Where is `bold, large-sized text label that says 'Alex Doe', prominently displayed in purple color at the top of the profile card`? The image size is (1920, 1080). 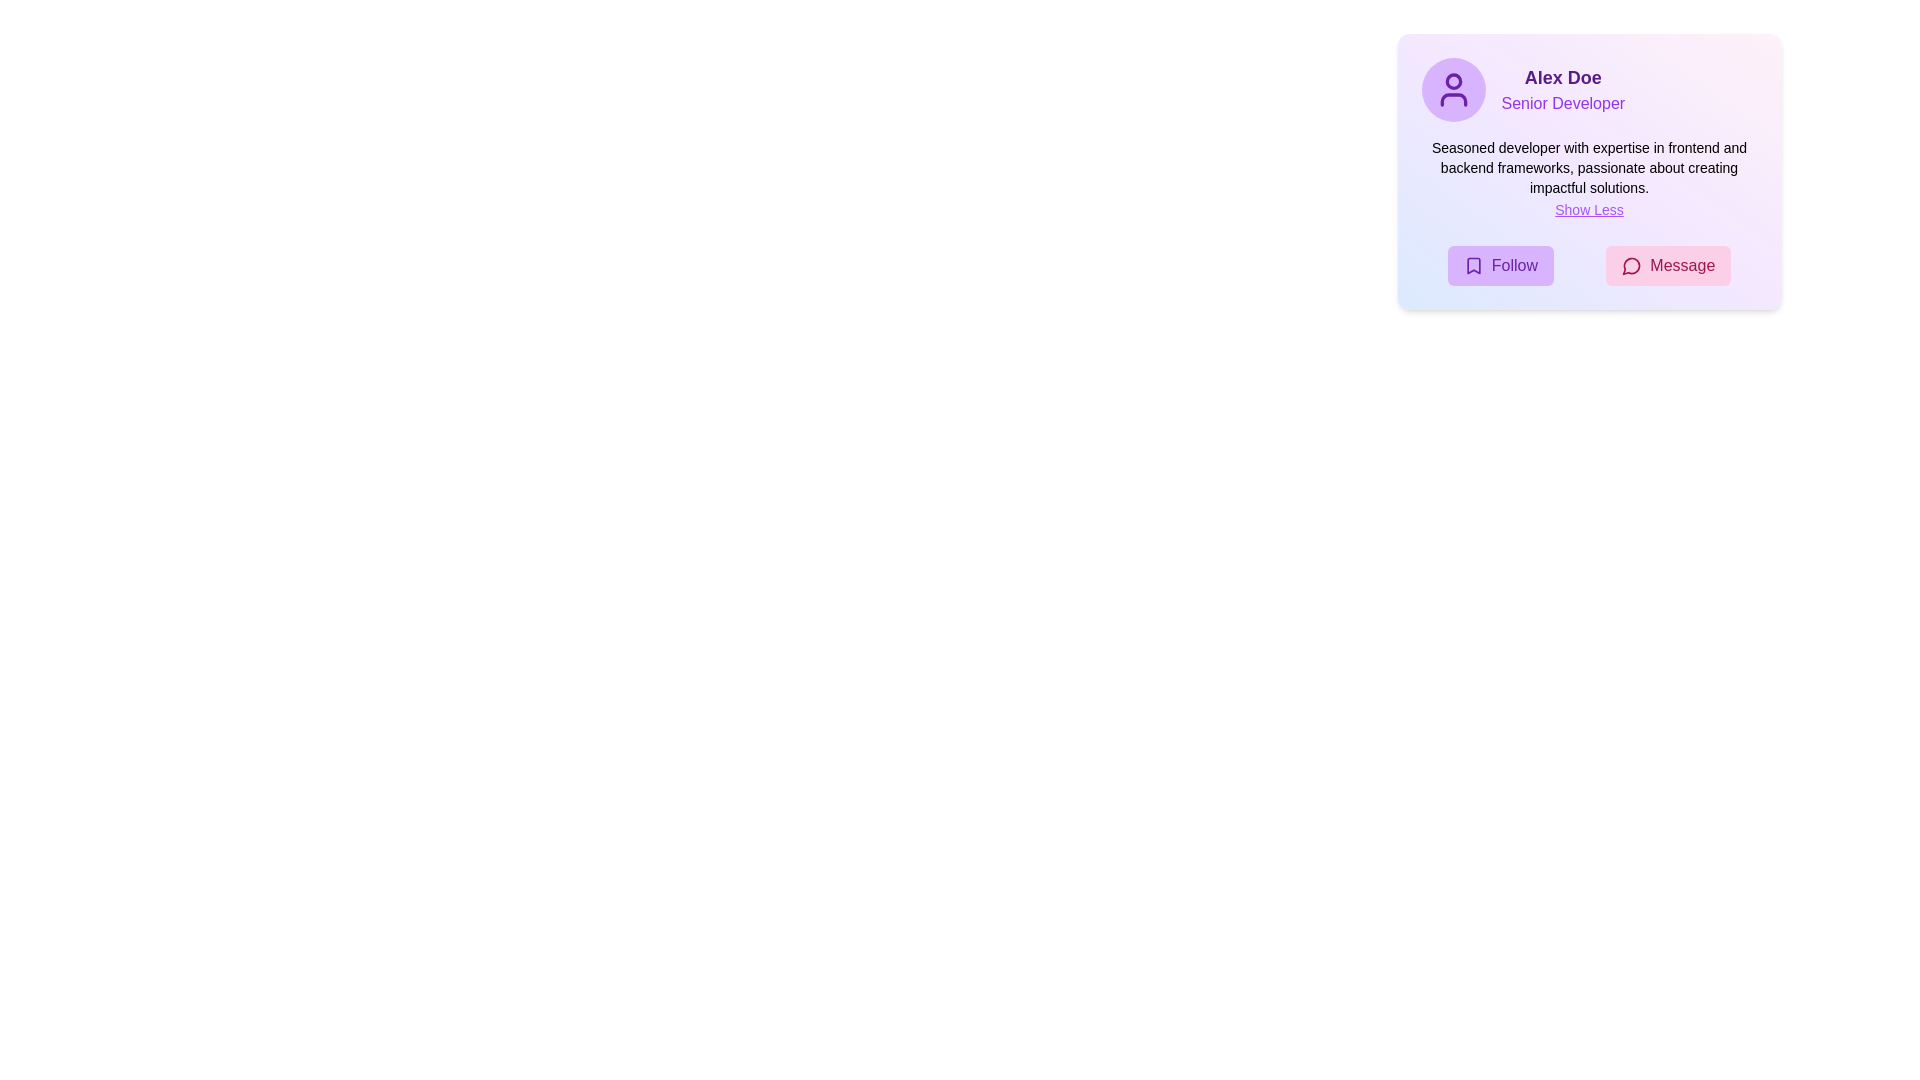
bold, large-sized text label that says 'Alex Doe', prominently displayed in purple color at the top of the profile card is located at coordinates (1562, 76).